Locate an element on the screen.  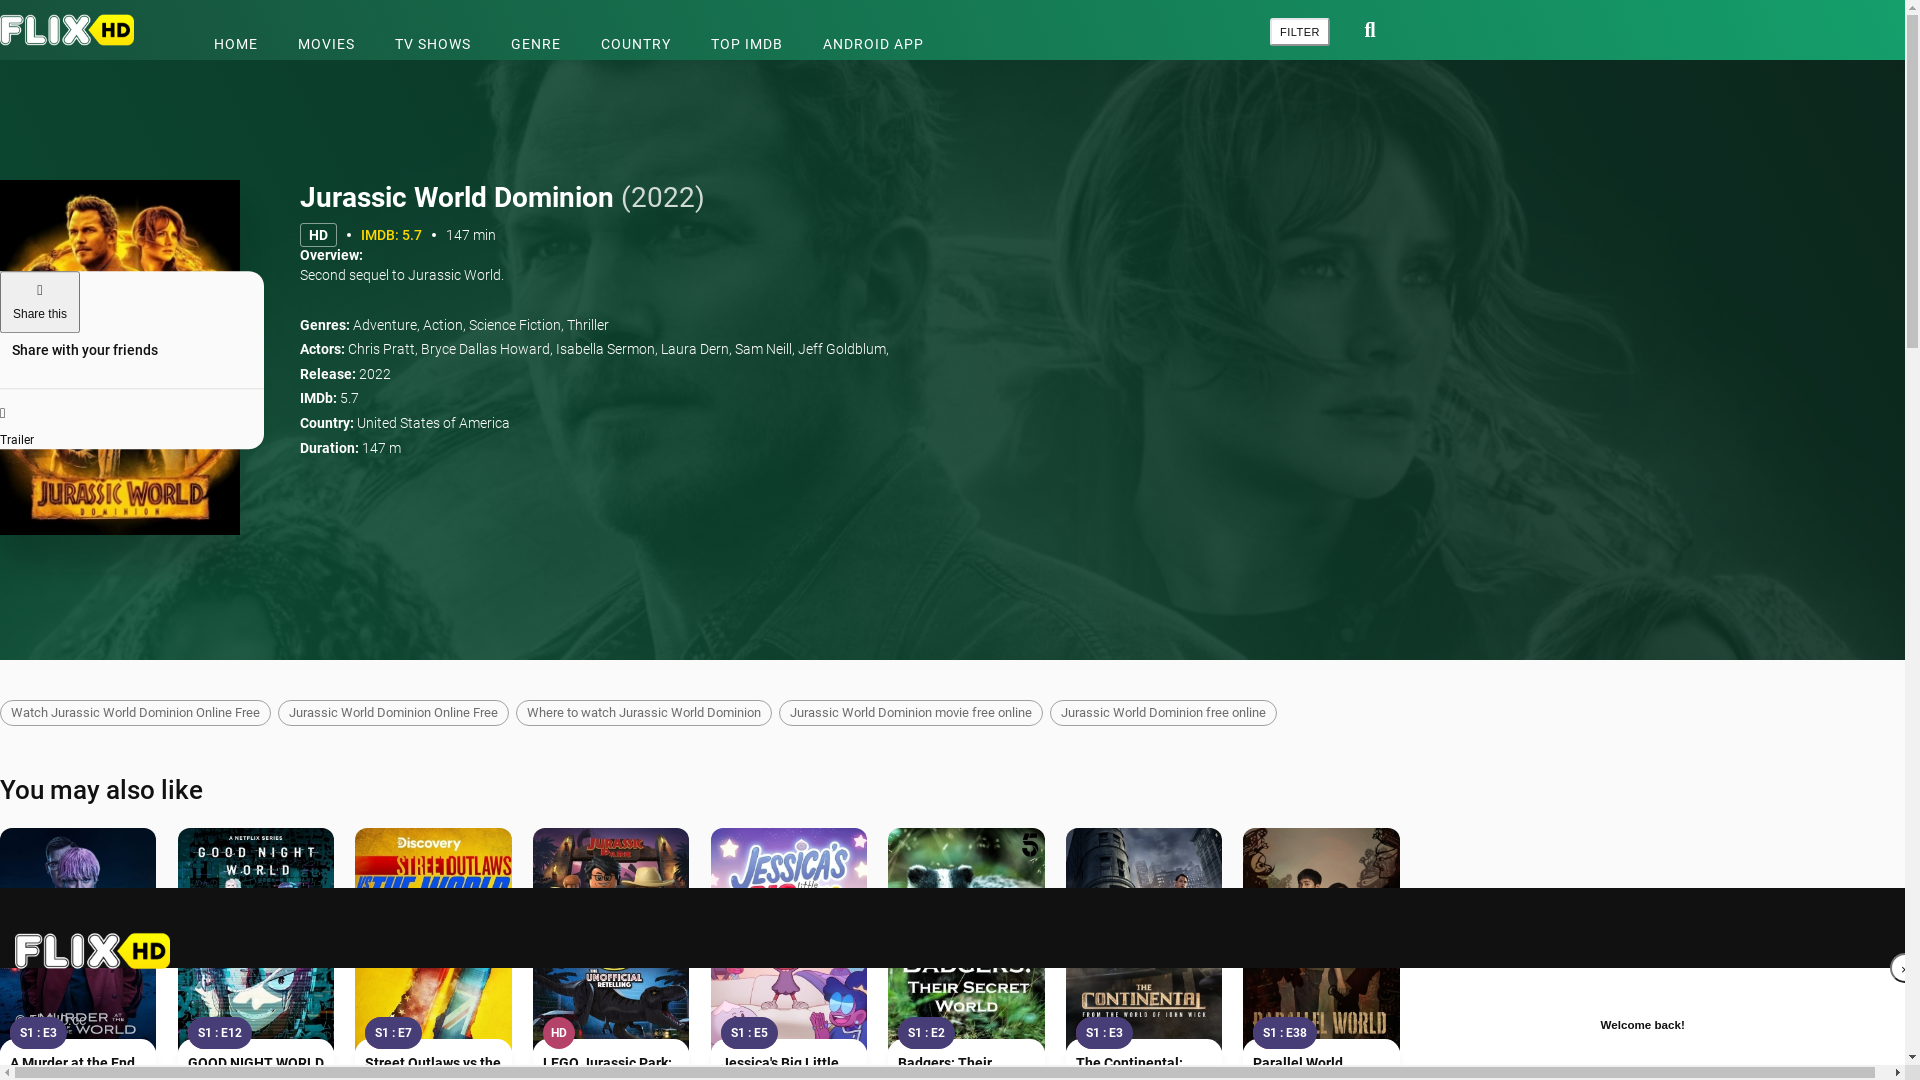
'Share this' is located at coordinates (39, 301).